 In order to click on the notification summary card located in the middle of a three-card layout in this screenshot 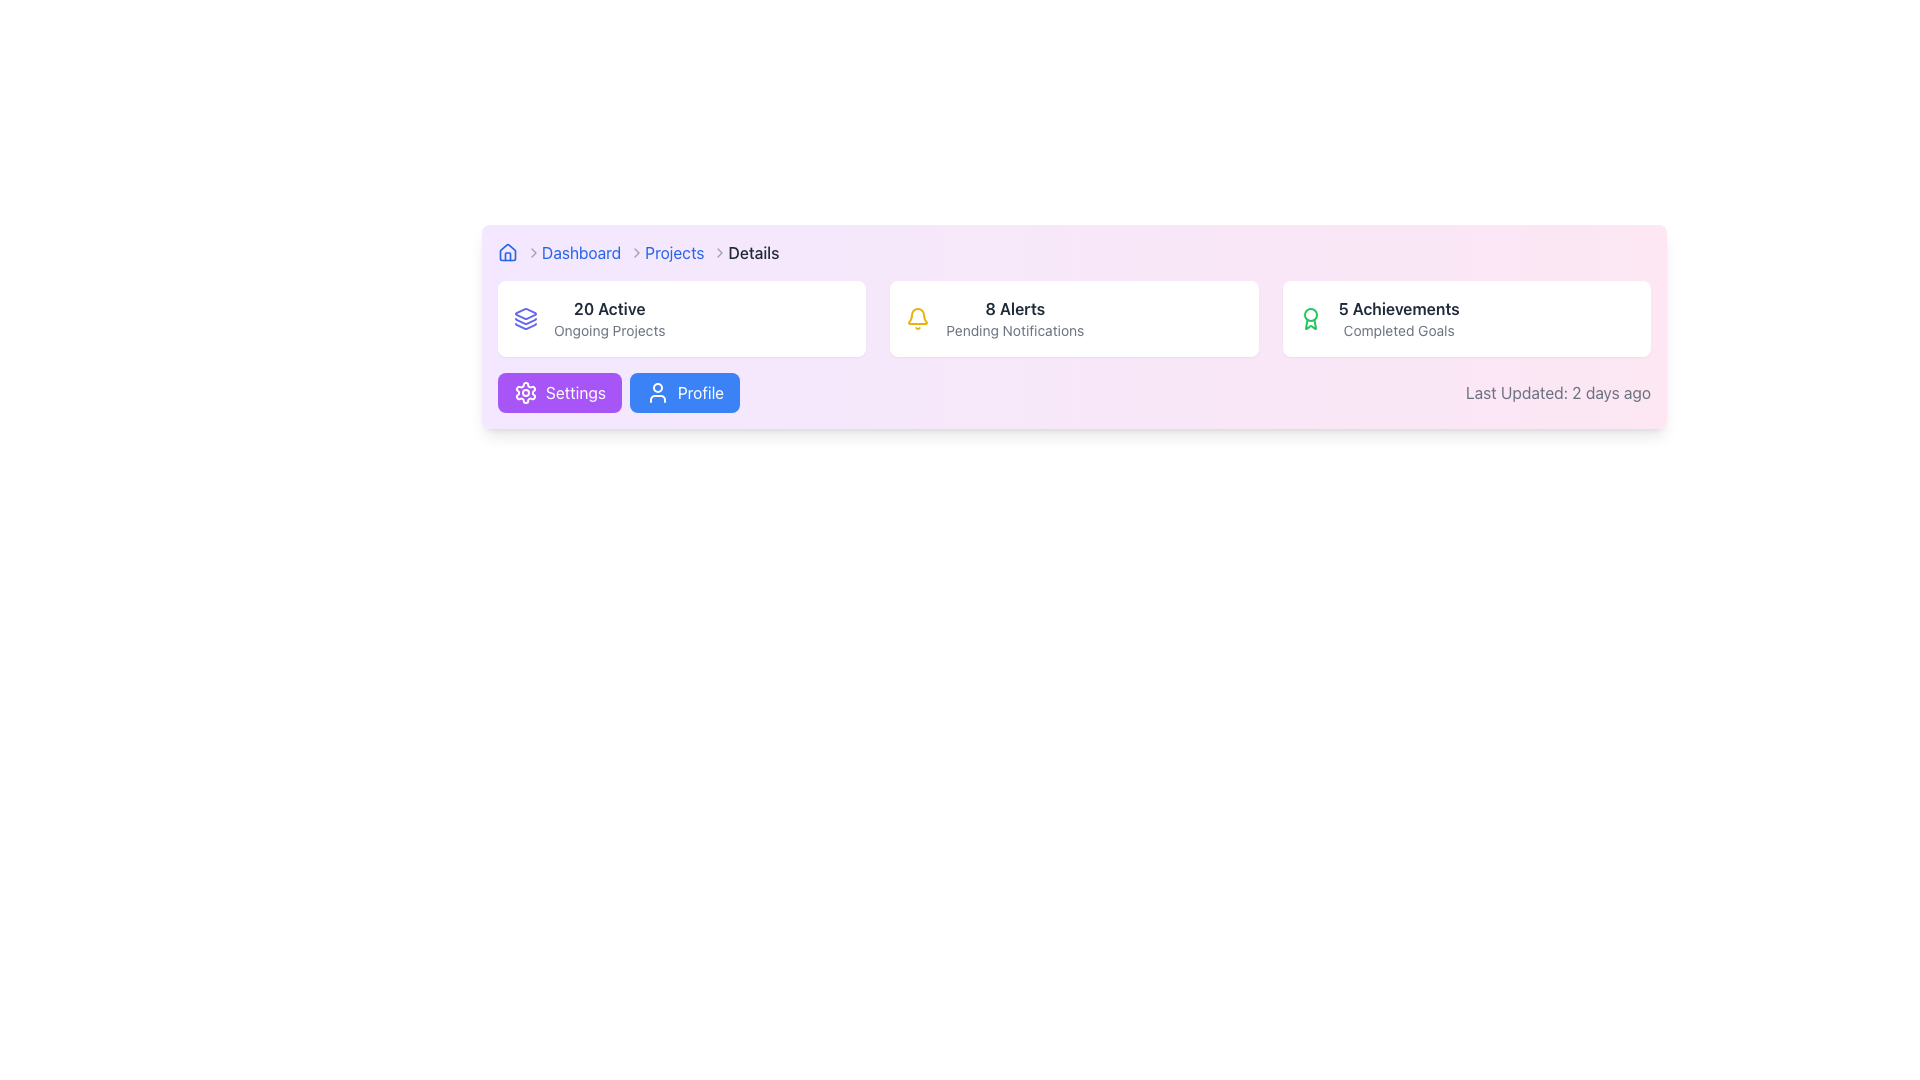, I will do `click(1073, 318)`.